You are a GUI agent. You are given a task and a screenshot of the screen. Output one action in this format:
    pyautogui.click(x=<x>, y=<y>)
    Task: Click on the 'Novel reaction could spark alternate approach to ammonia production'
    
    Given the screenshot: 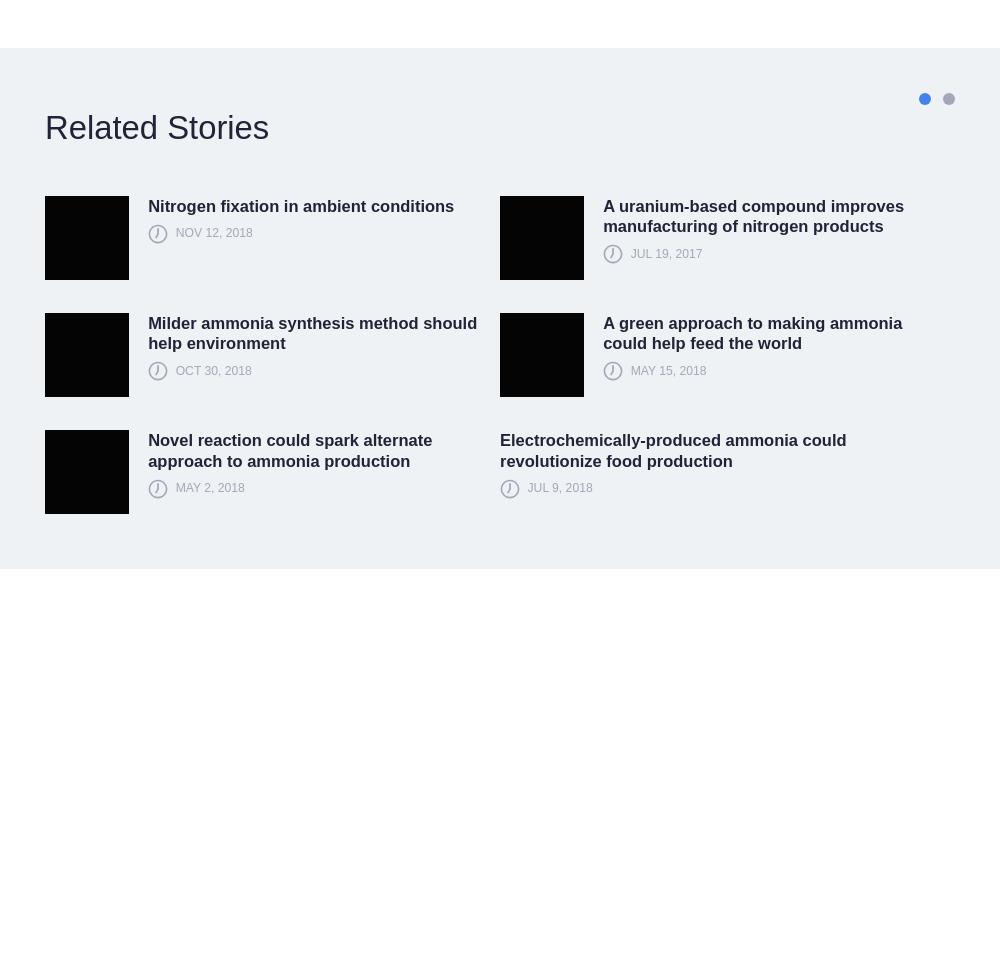 What is the action you would take?
    pyautogui.click(x=290, y=449)
    